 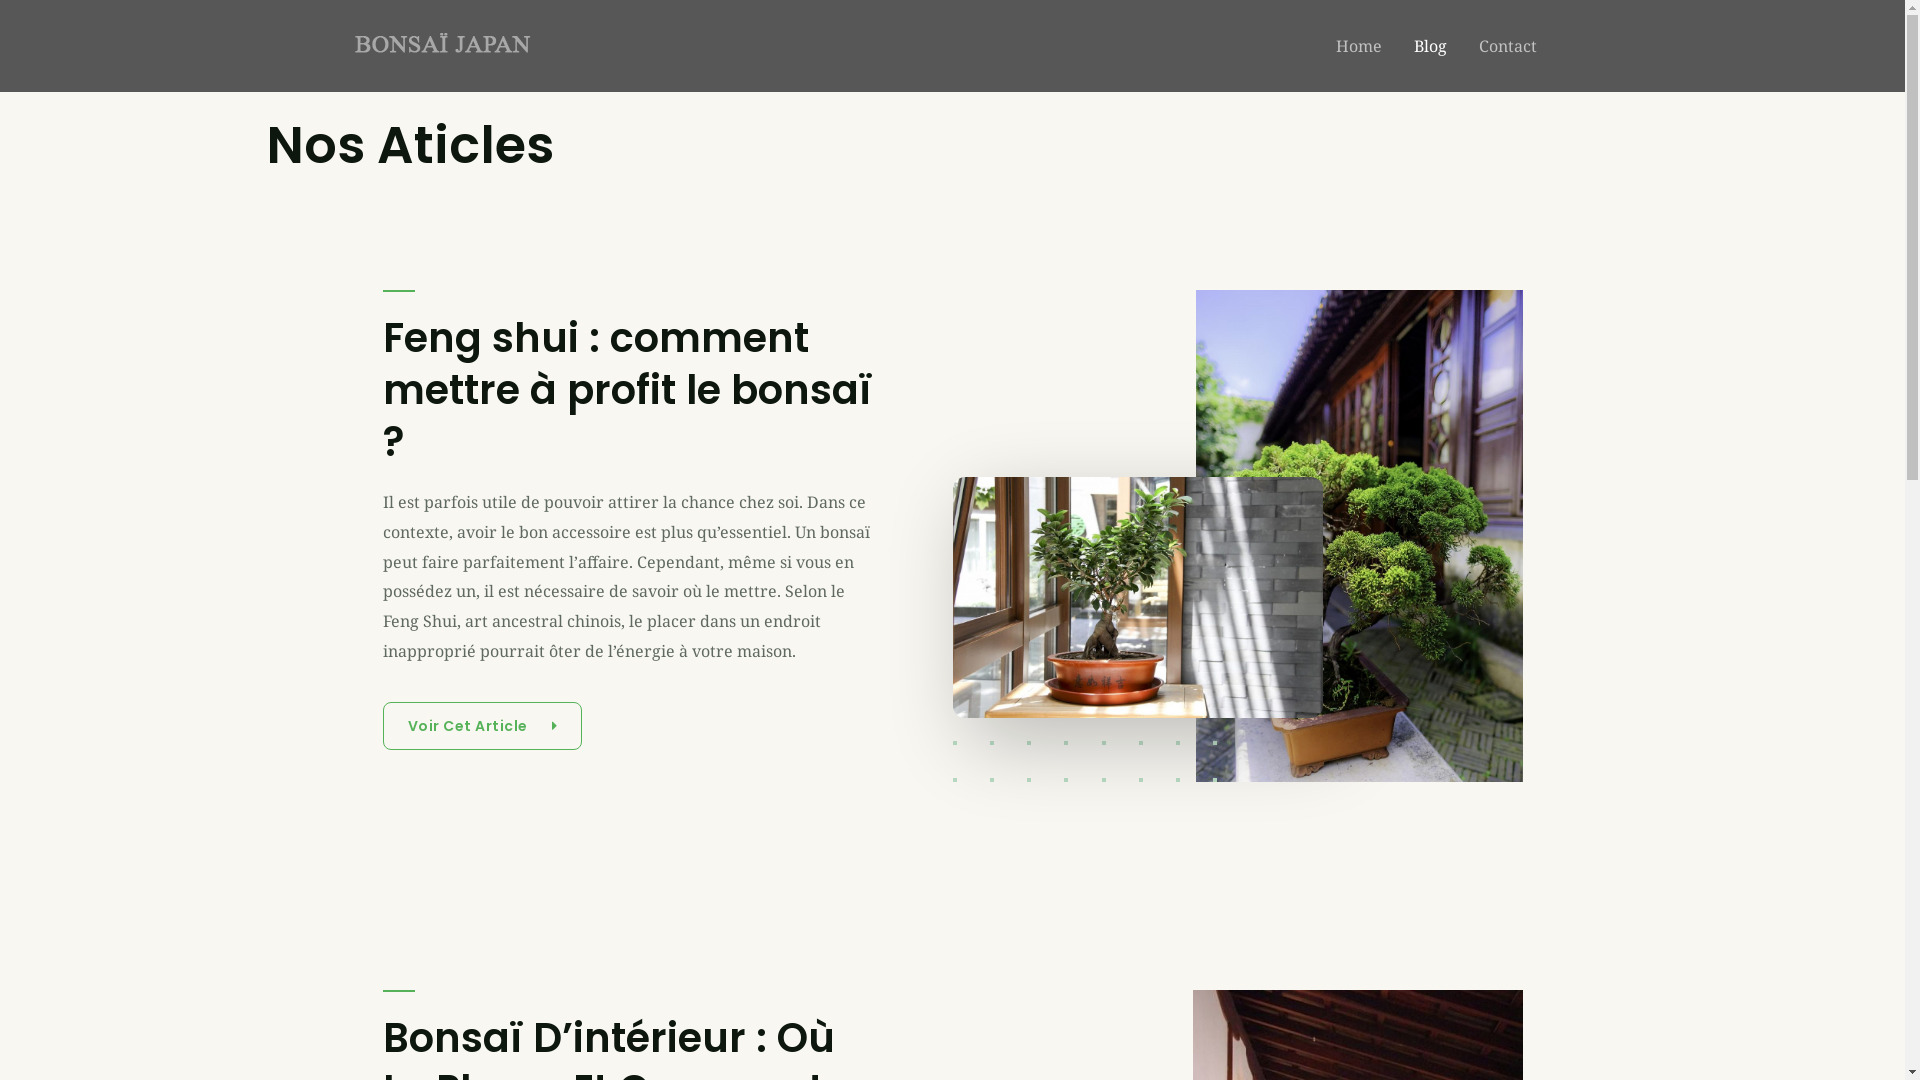 What do you see at coordinates (481, 725) in the screenshot?
I see `'Voir Cet Article'` at bounding box center [481, 725].